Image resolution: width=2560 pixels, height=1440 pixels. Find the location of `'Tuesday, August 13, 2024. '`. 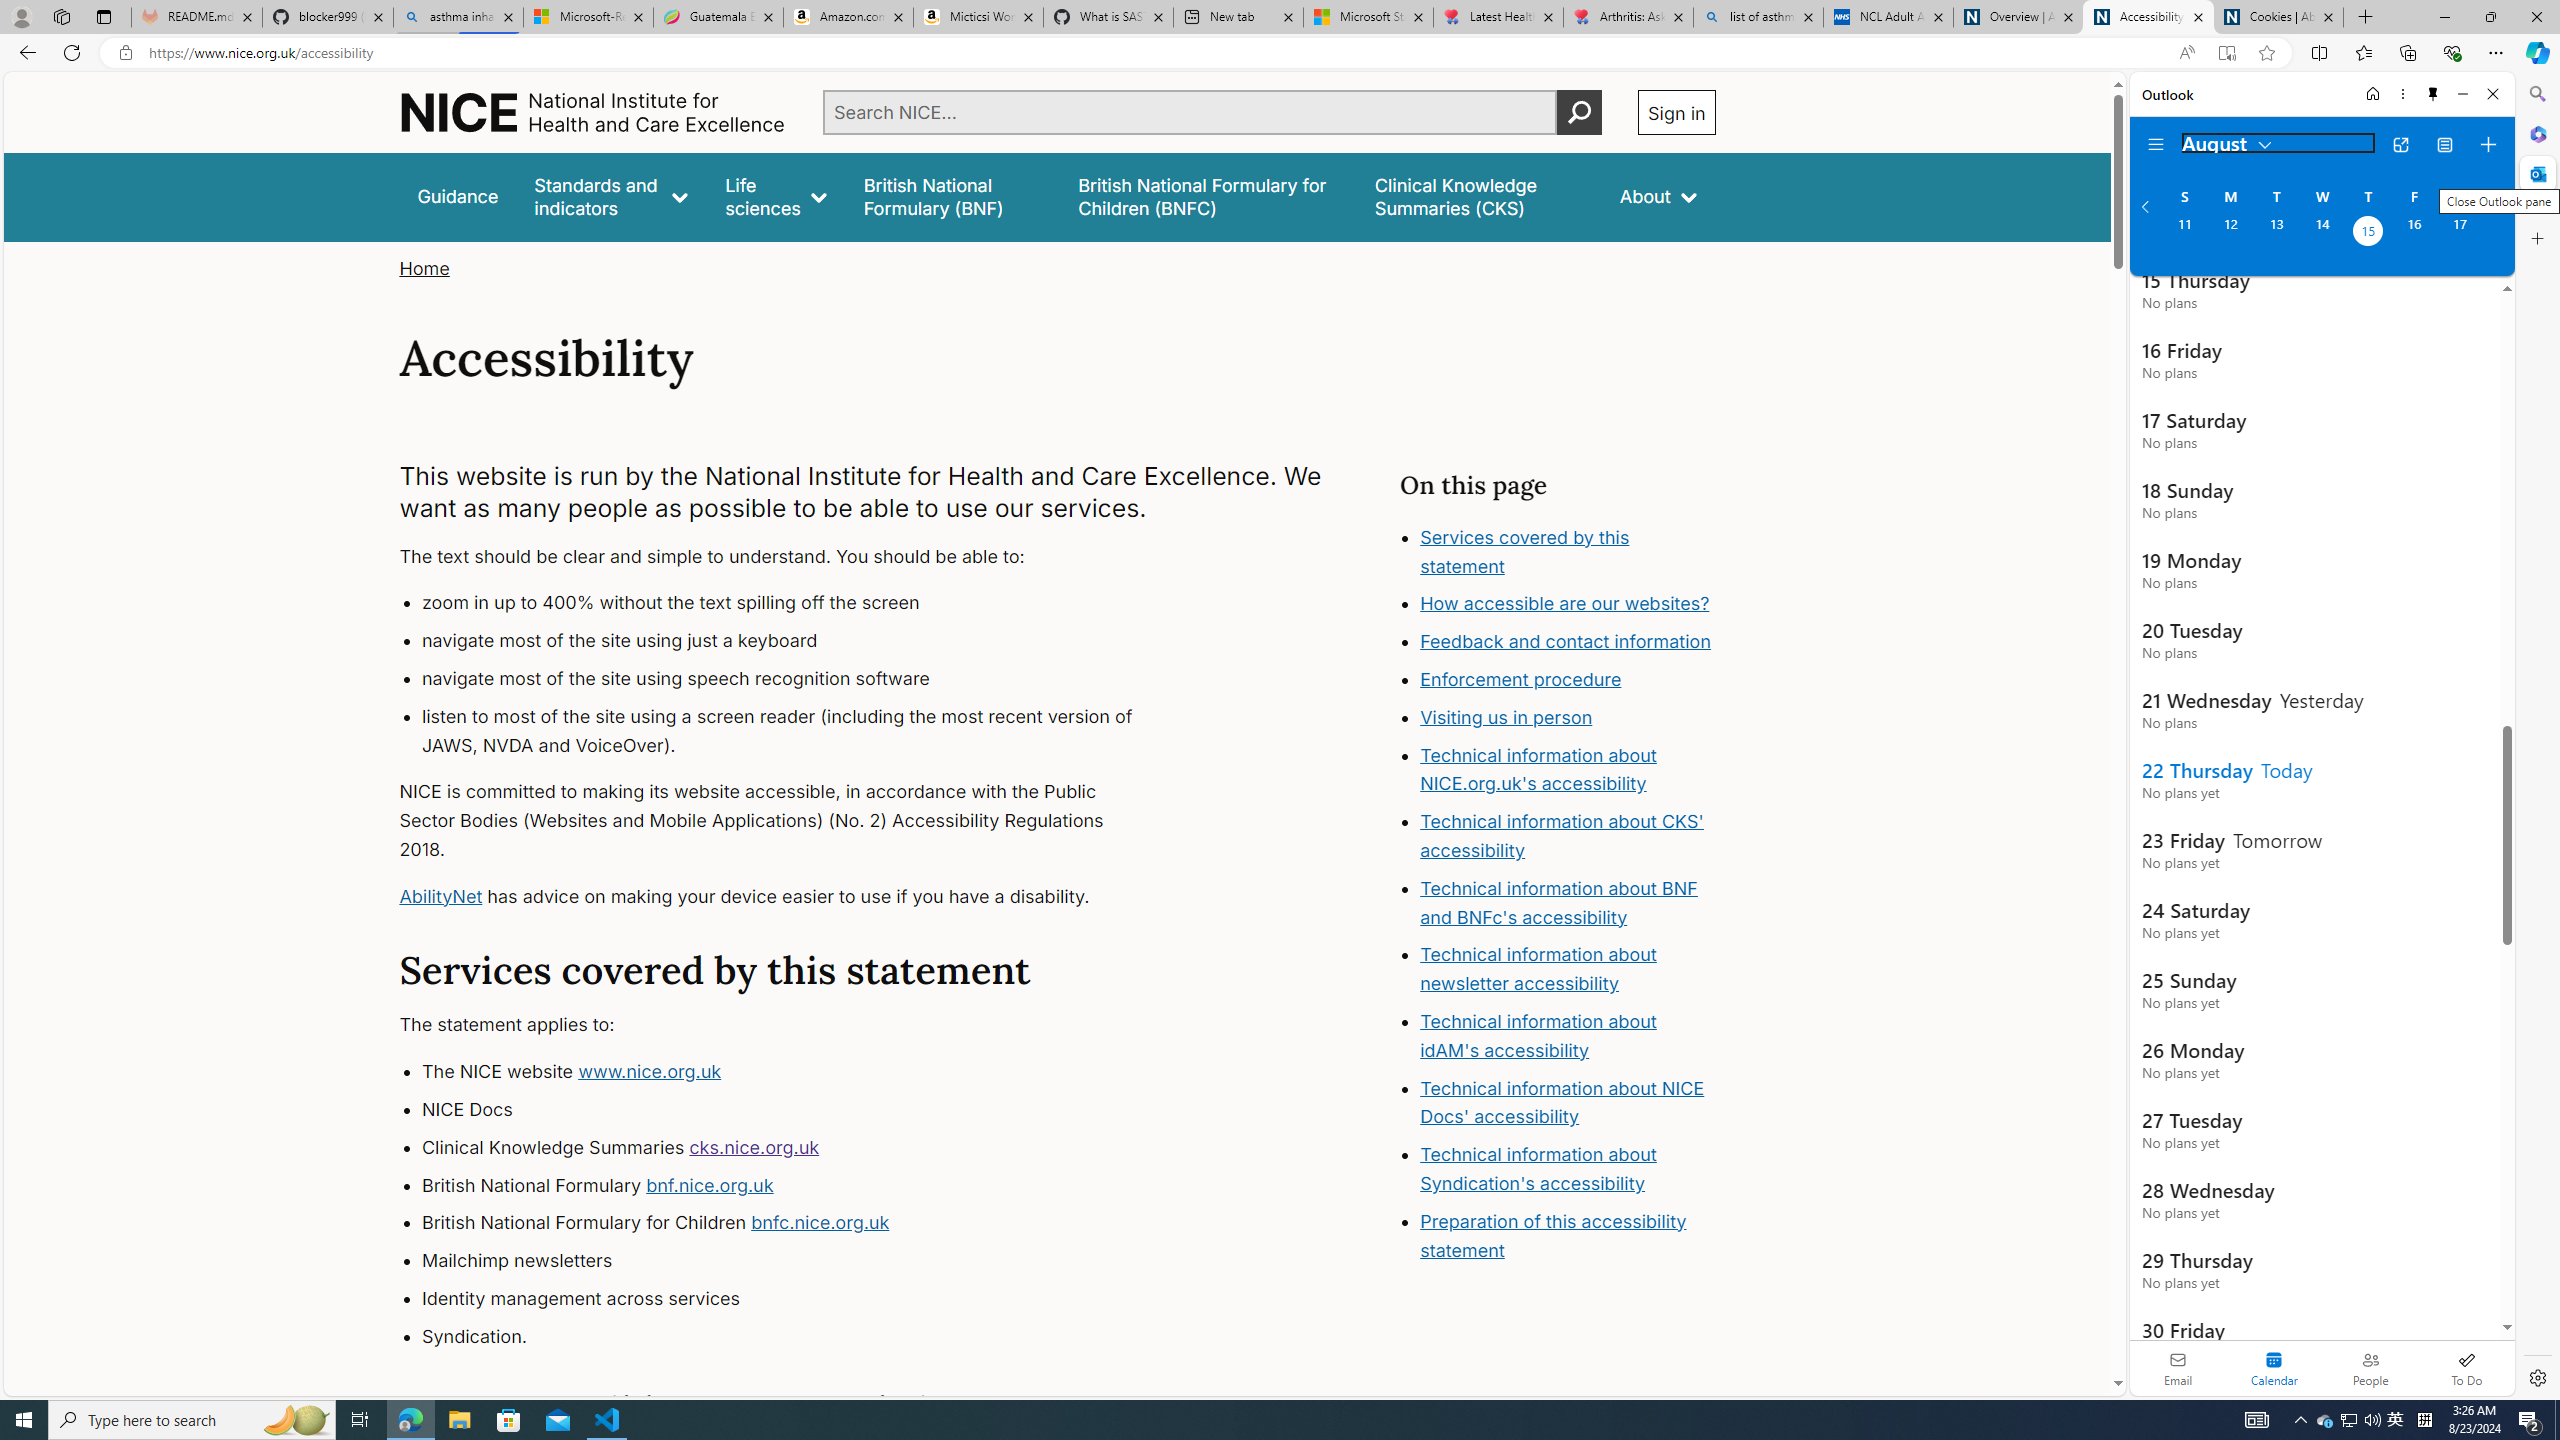

'Tuesday, August 13, 2024. ' is located at coordinates (2274, 233).